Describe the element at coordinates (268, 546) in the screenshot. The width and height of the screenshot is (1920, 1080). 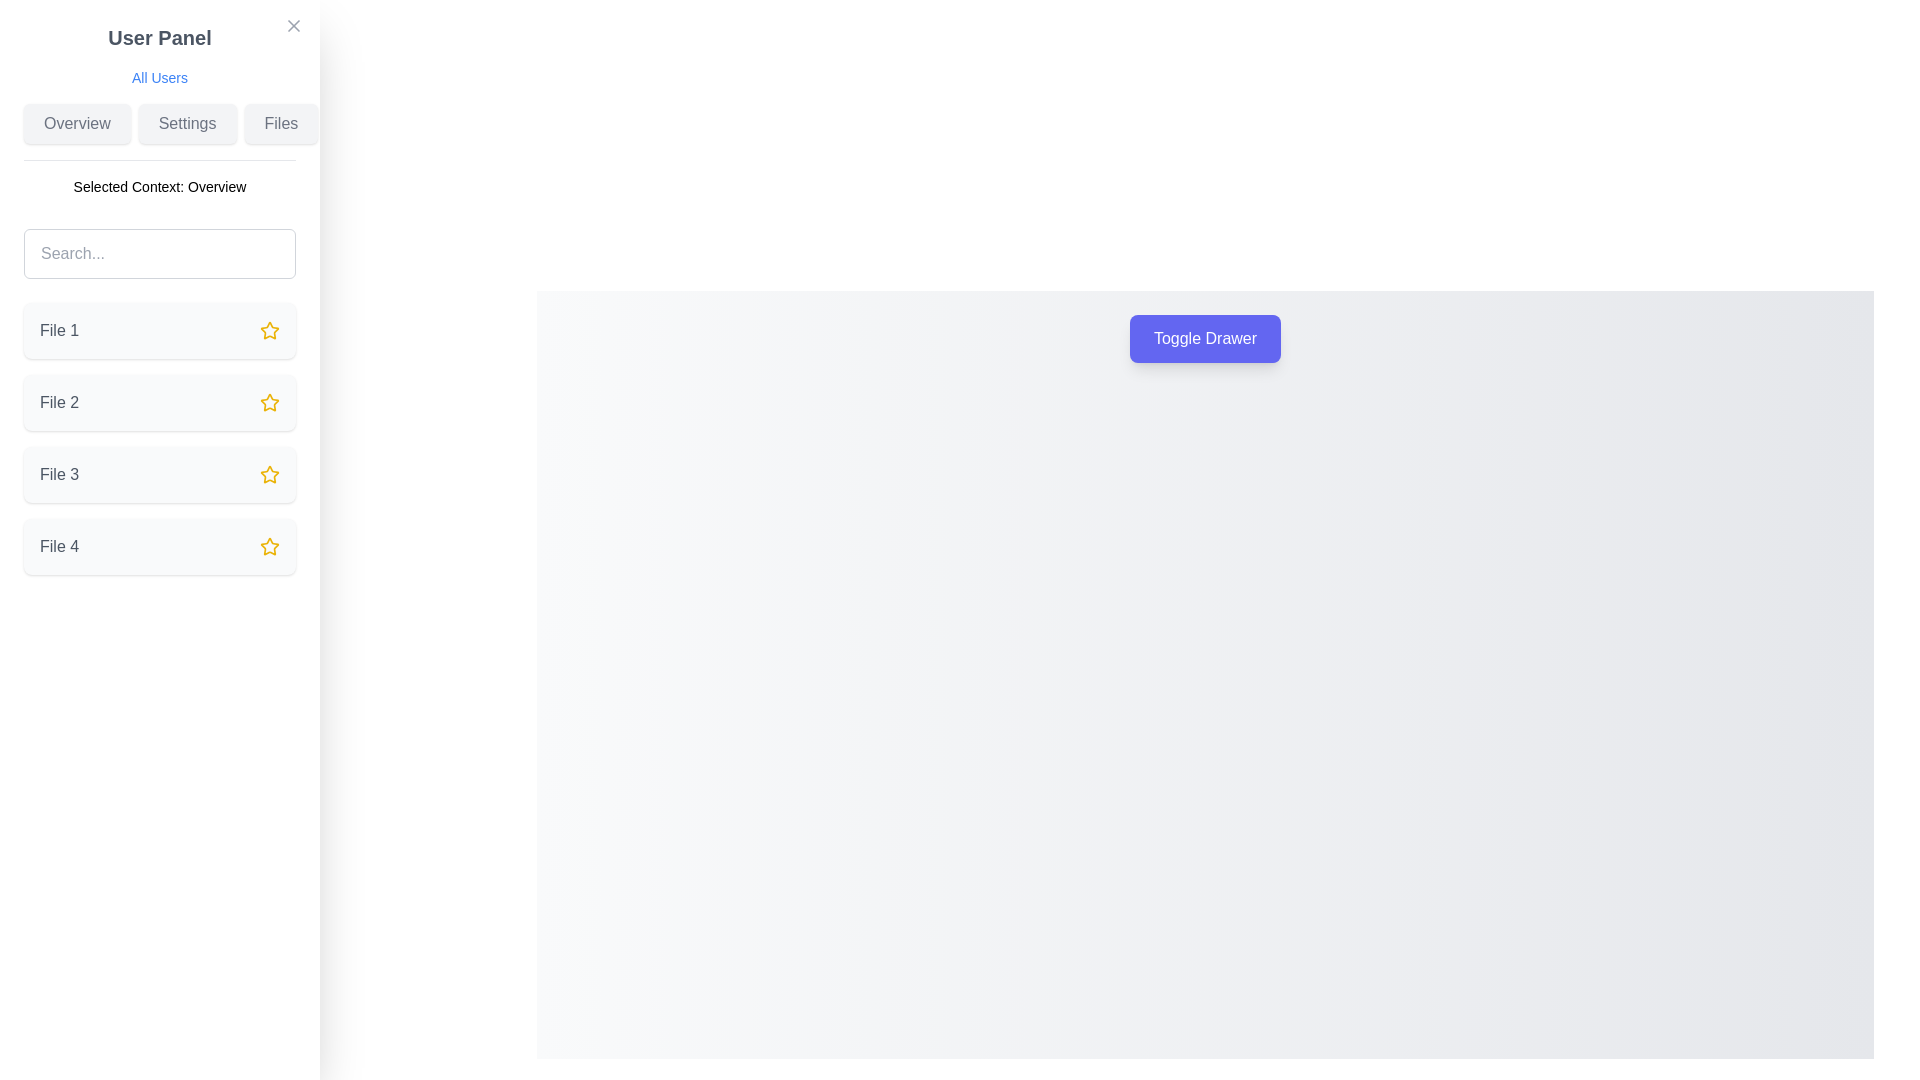
I see `the yellow star icon with a transparent center located in the fourth row of the 'Files' section on the sidebar` at that location.